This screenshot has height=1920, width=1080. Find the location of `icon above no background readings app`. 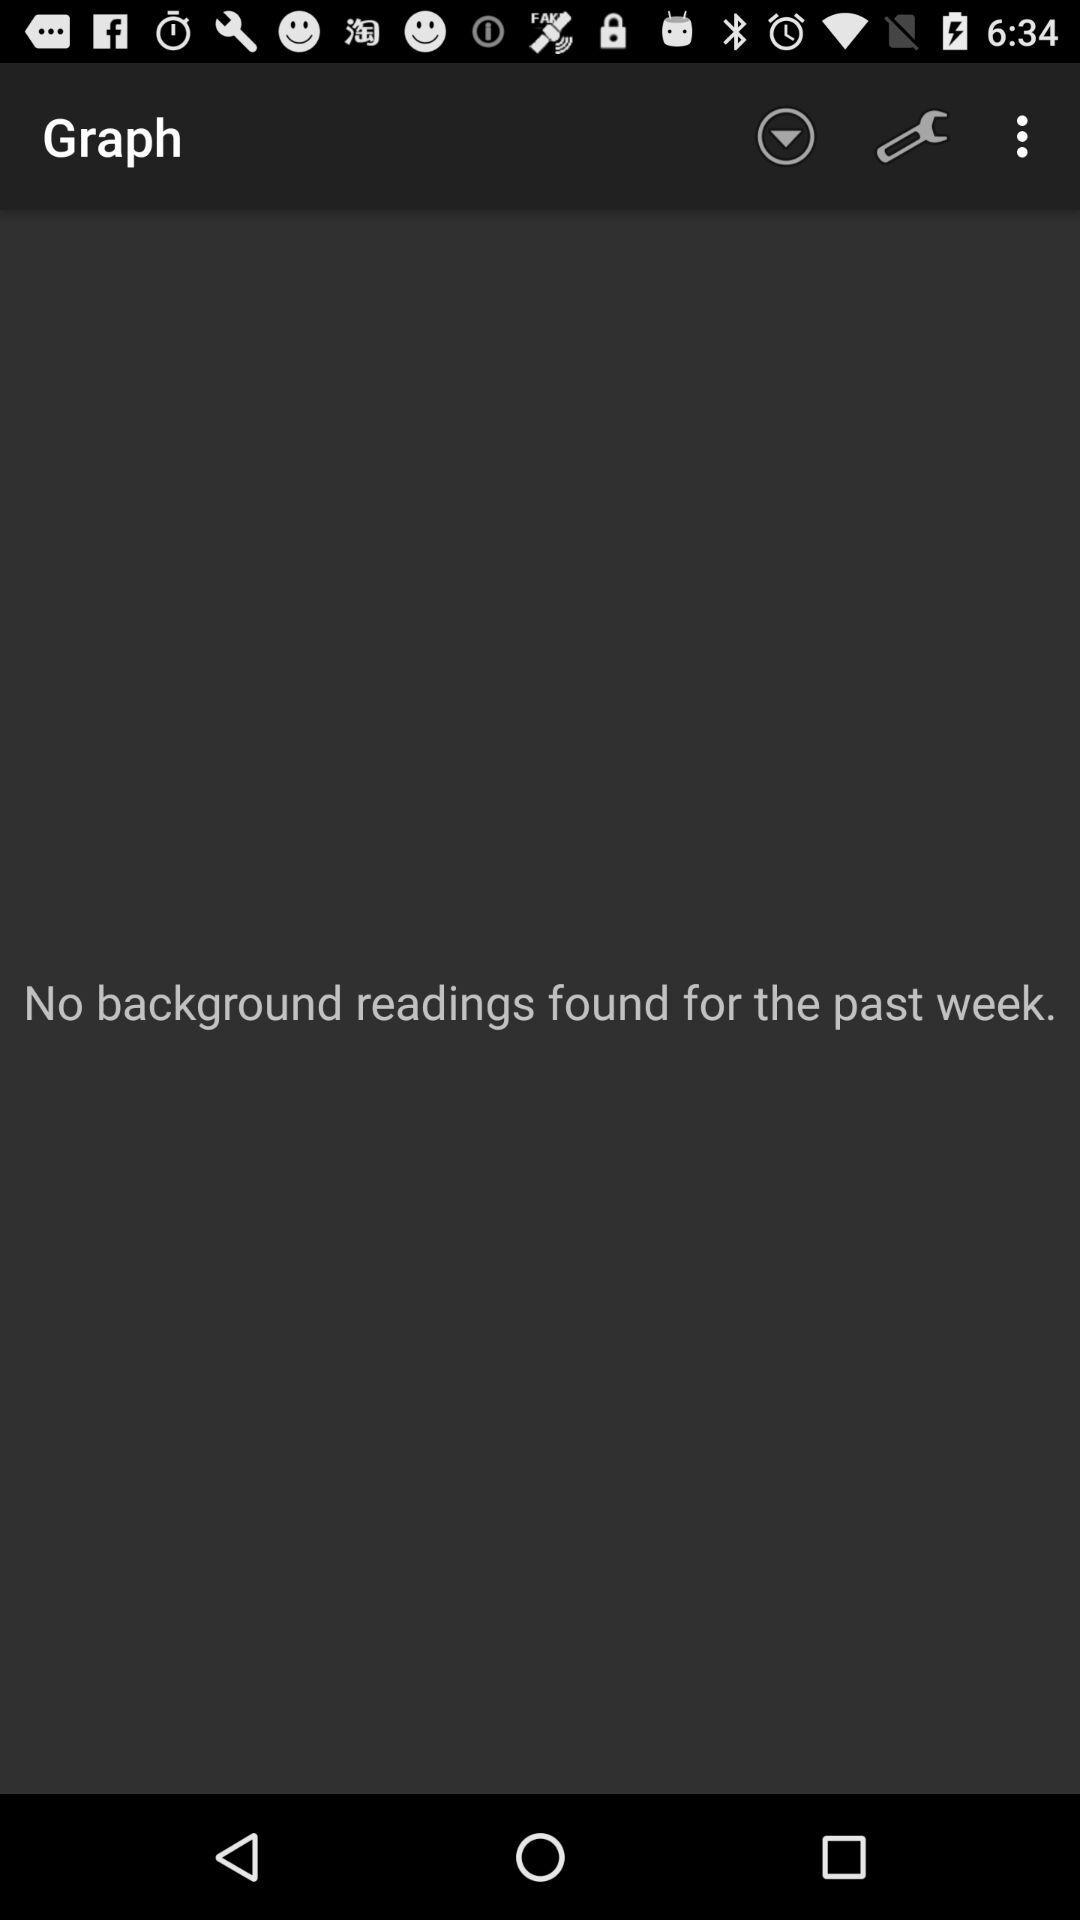

icon above no background readings app is located at coordinates (785, 135).